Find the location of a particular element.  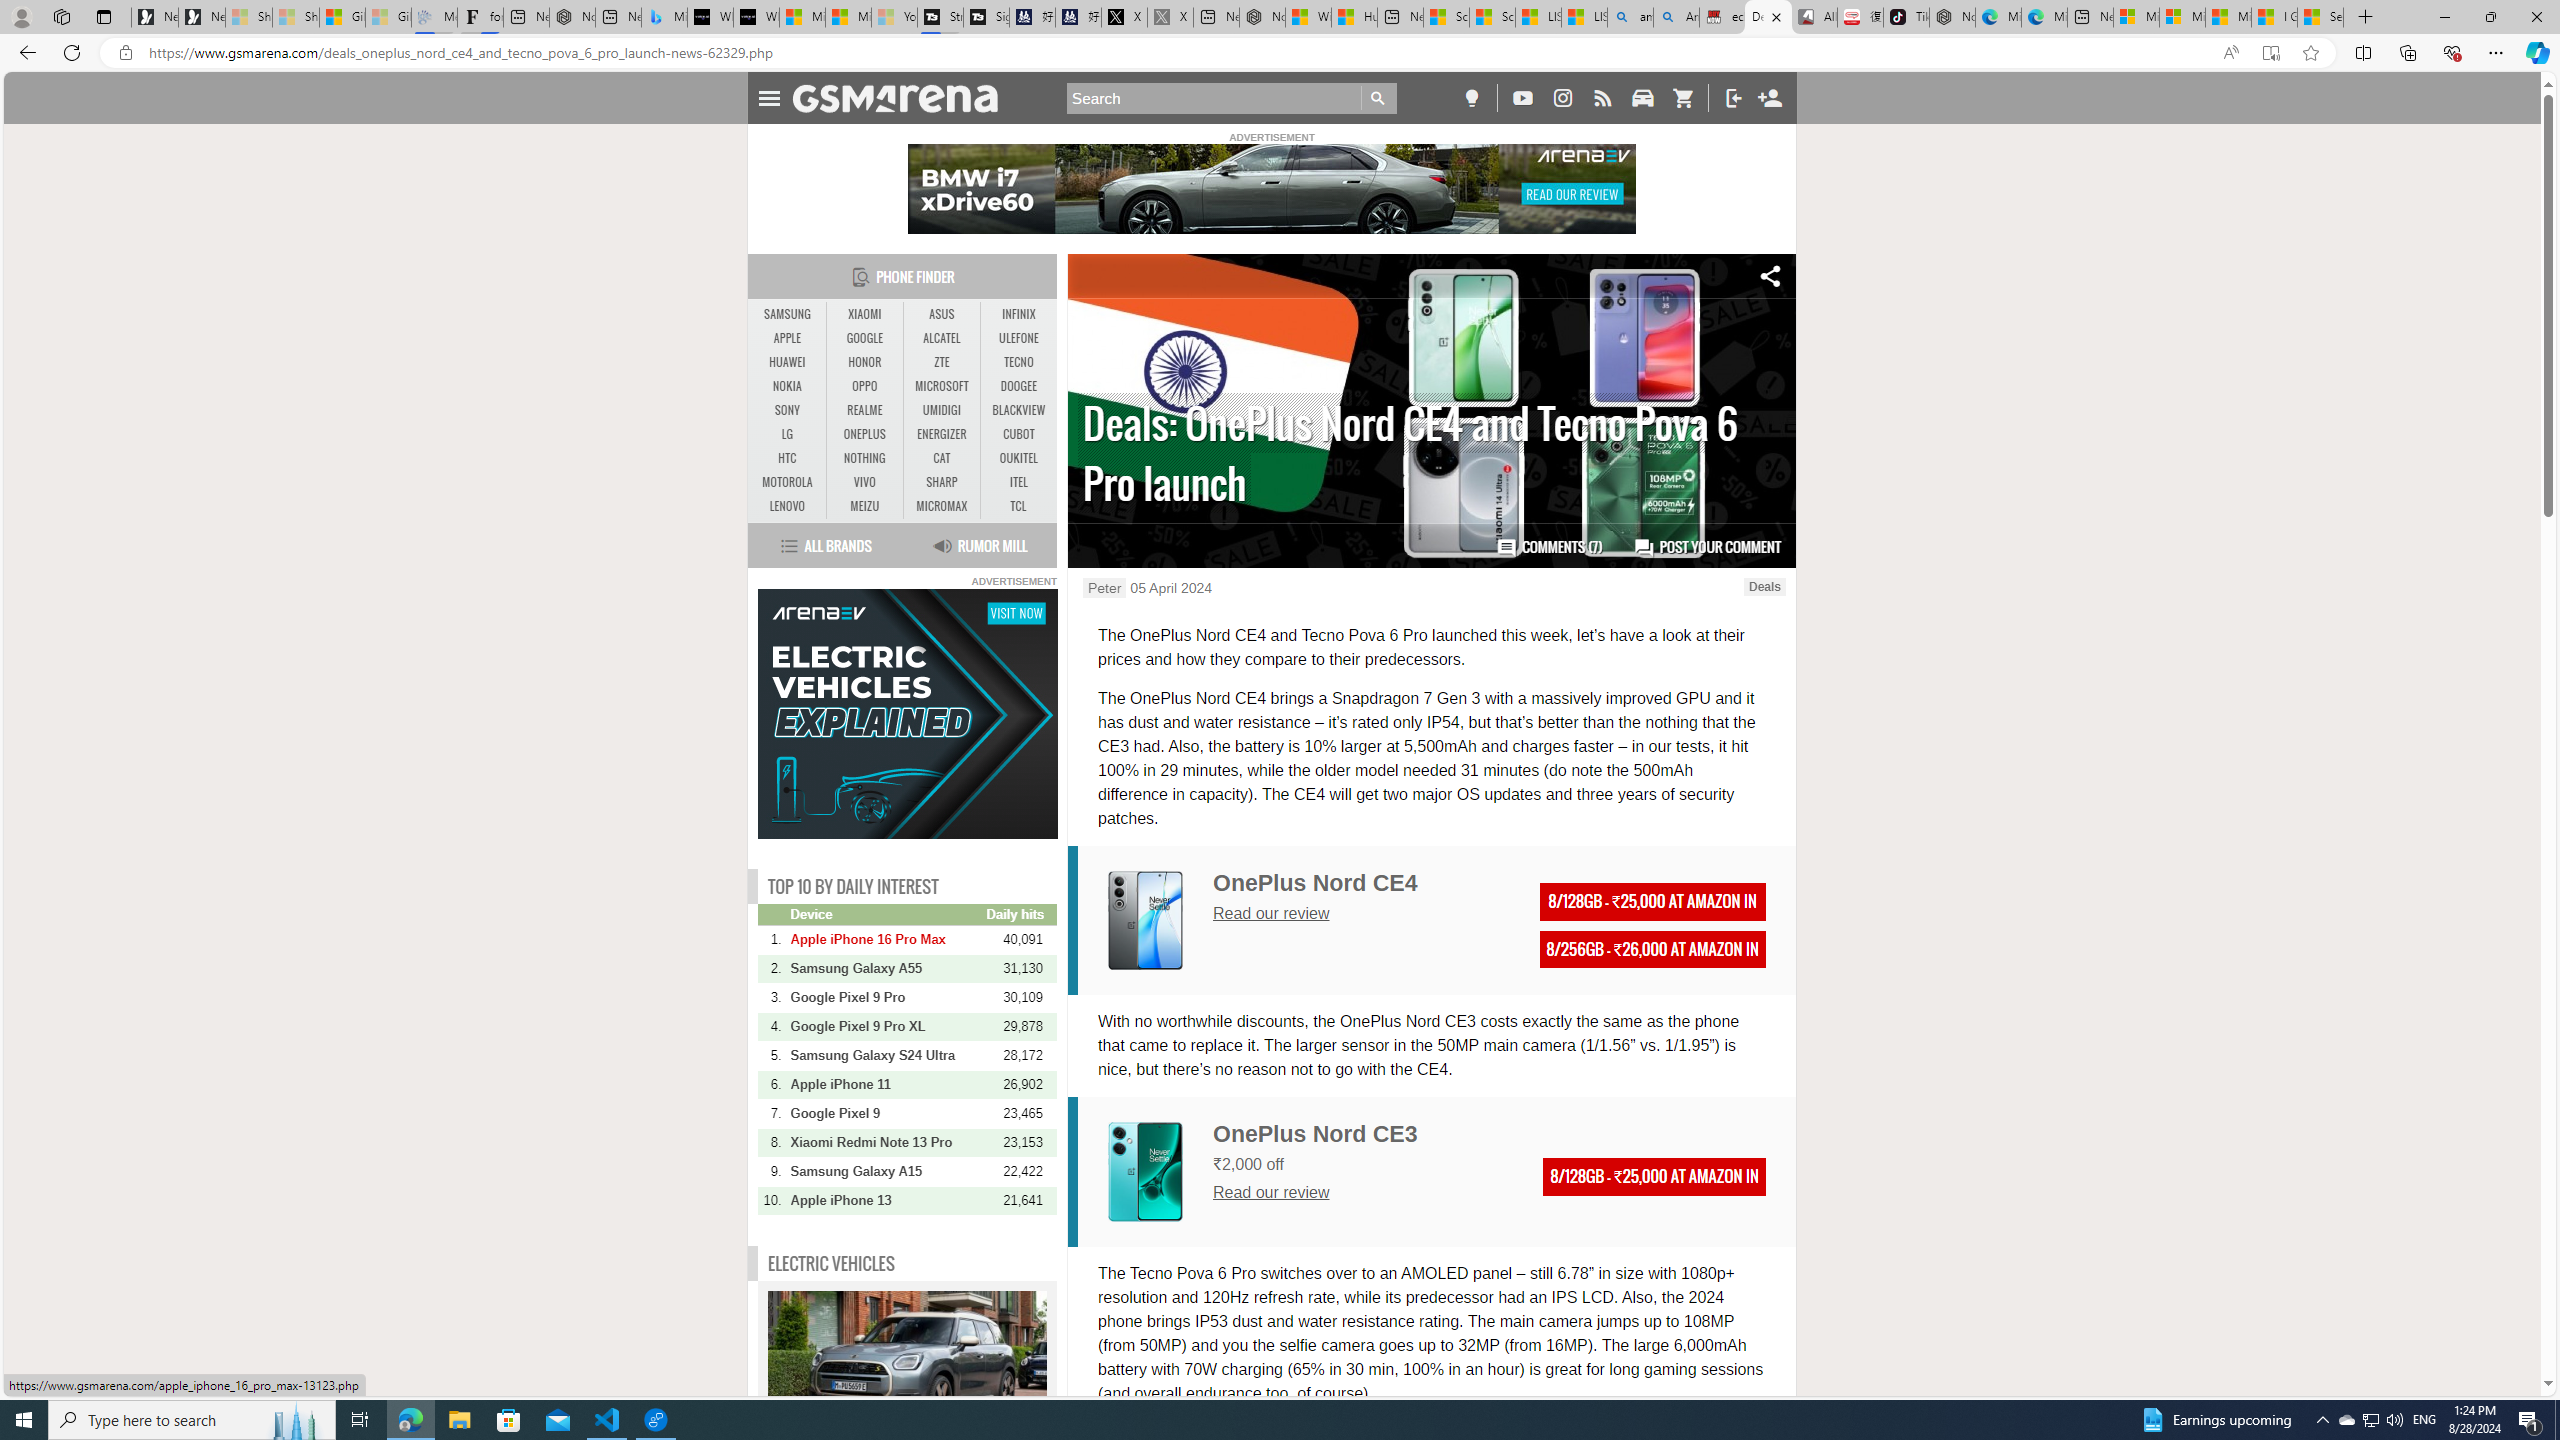

'MEIZU' is located at coordinates (864, 505).